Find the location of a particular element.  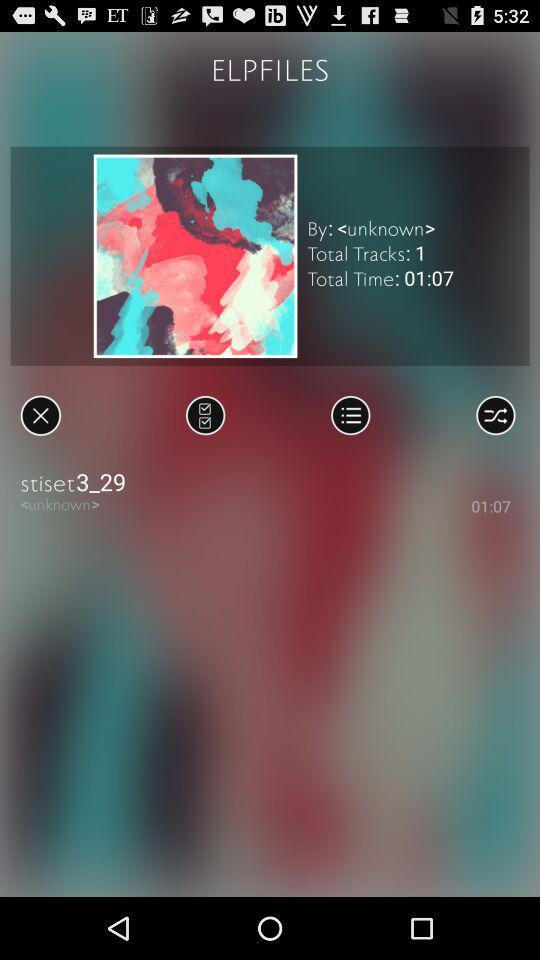

shuffle play is located at coordinates (494, 414).